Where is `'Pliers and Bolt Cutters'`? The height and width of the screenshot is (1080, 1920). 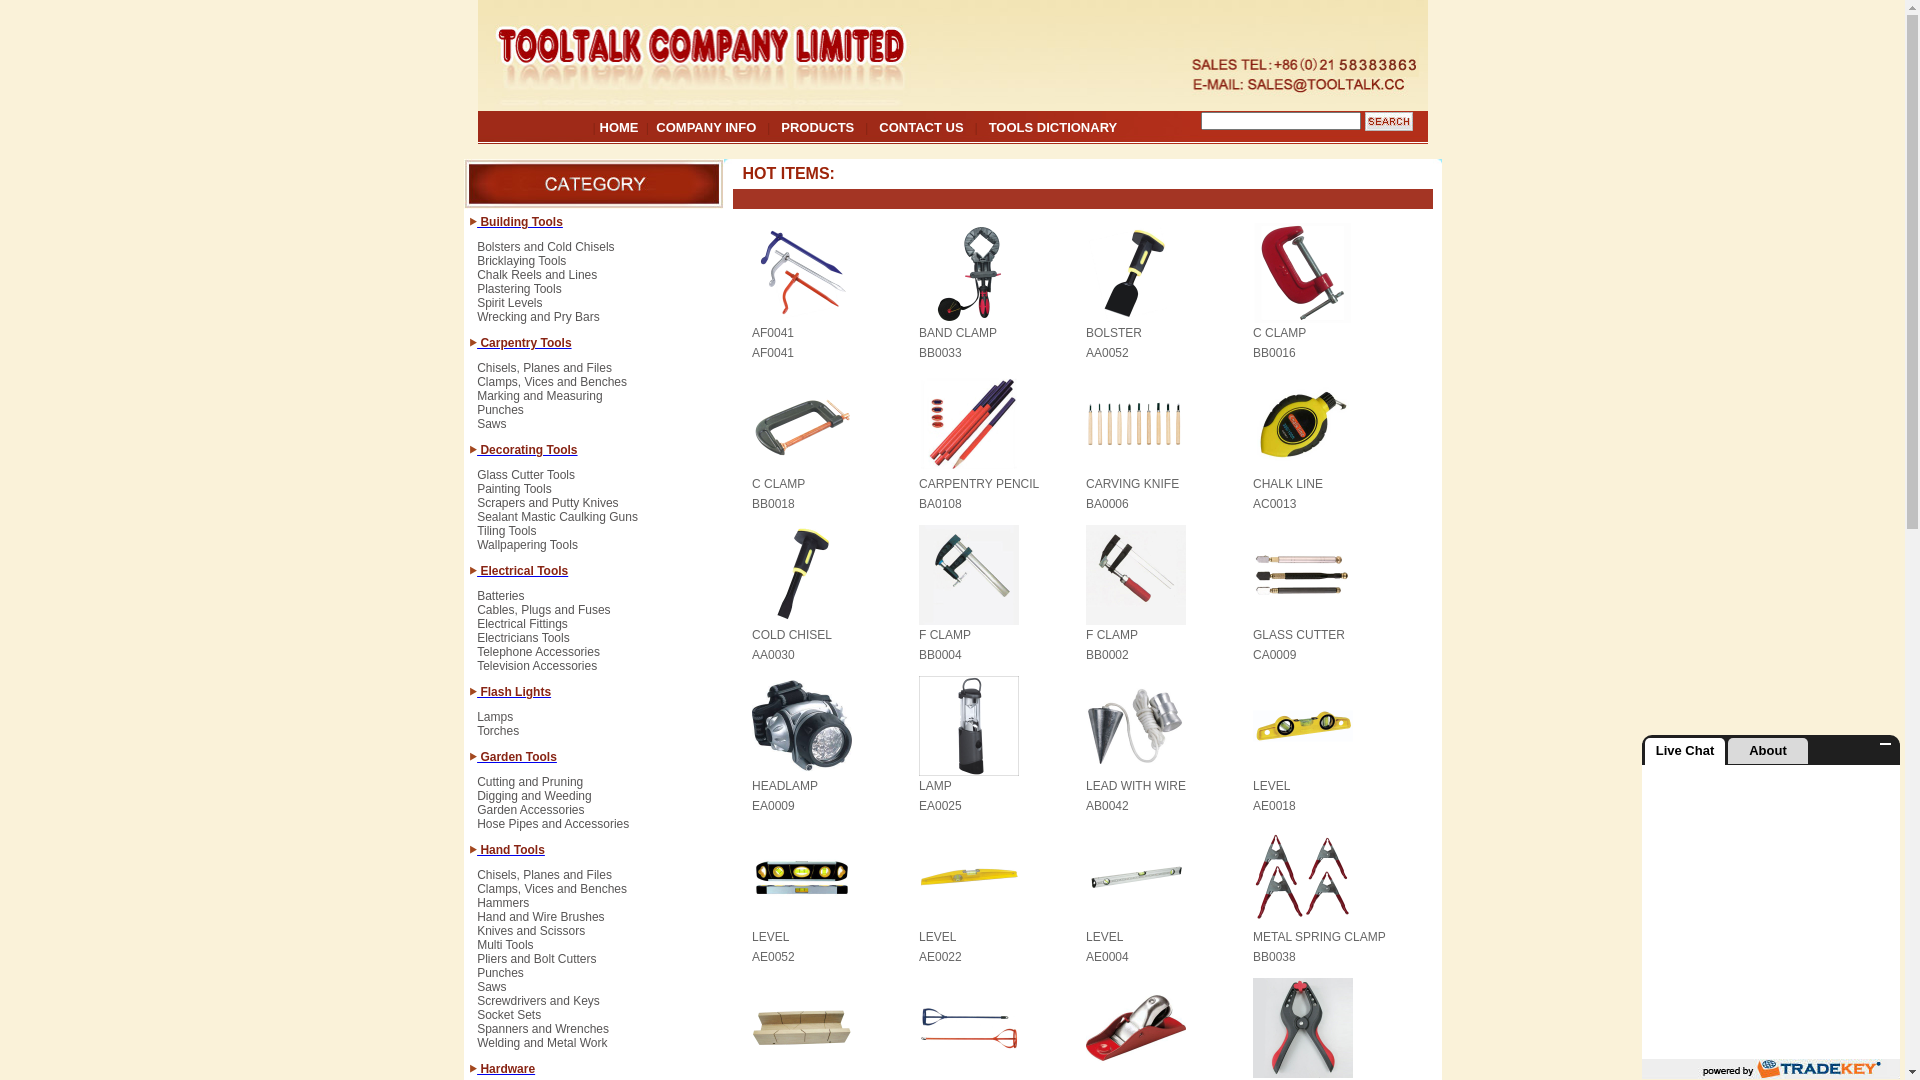
'Pliers and Bolt Cutters' is located at coordinates (536, 964).